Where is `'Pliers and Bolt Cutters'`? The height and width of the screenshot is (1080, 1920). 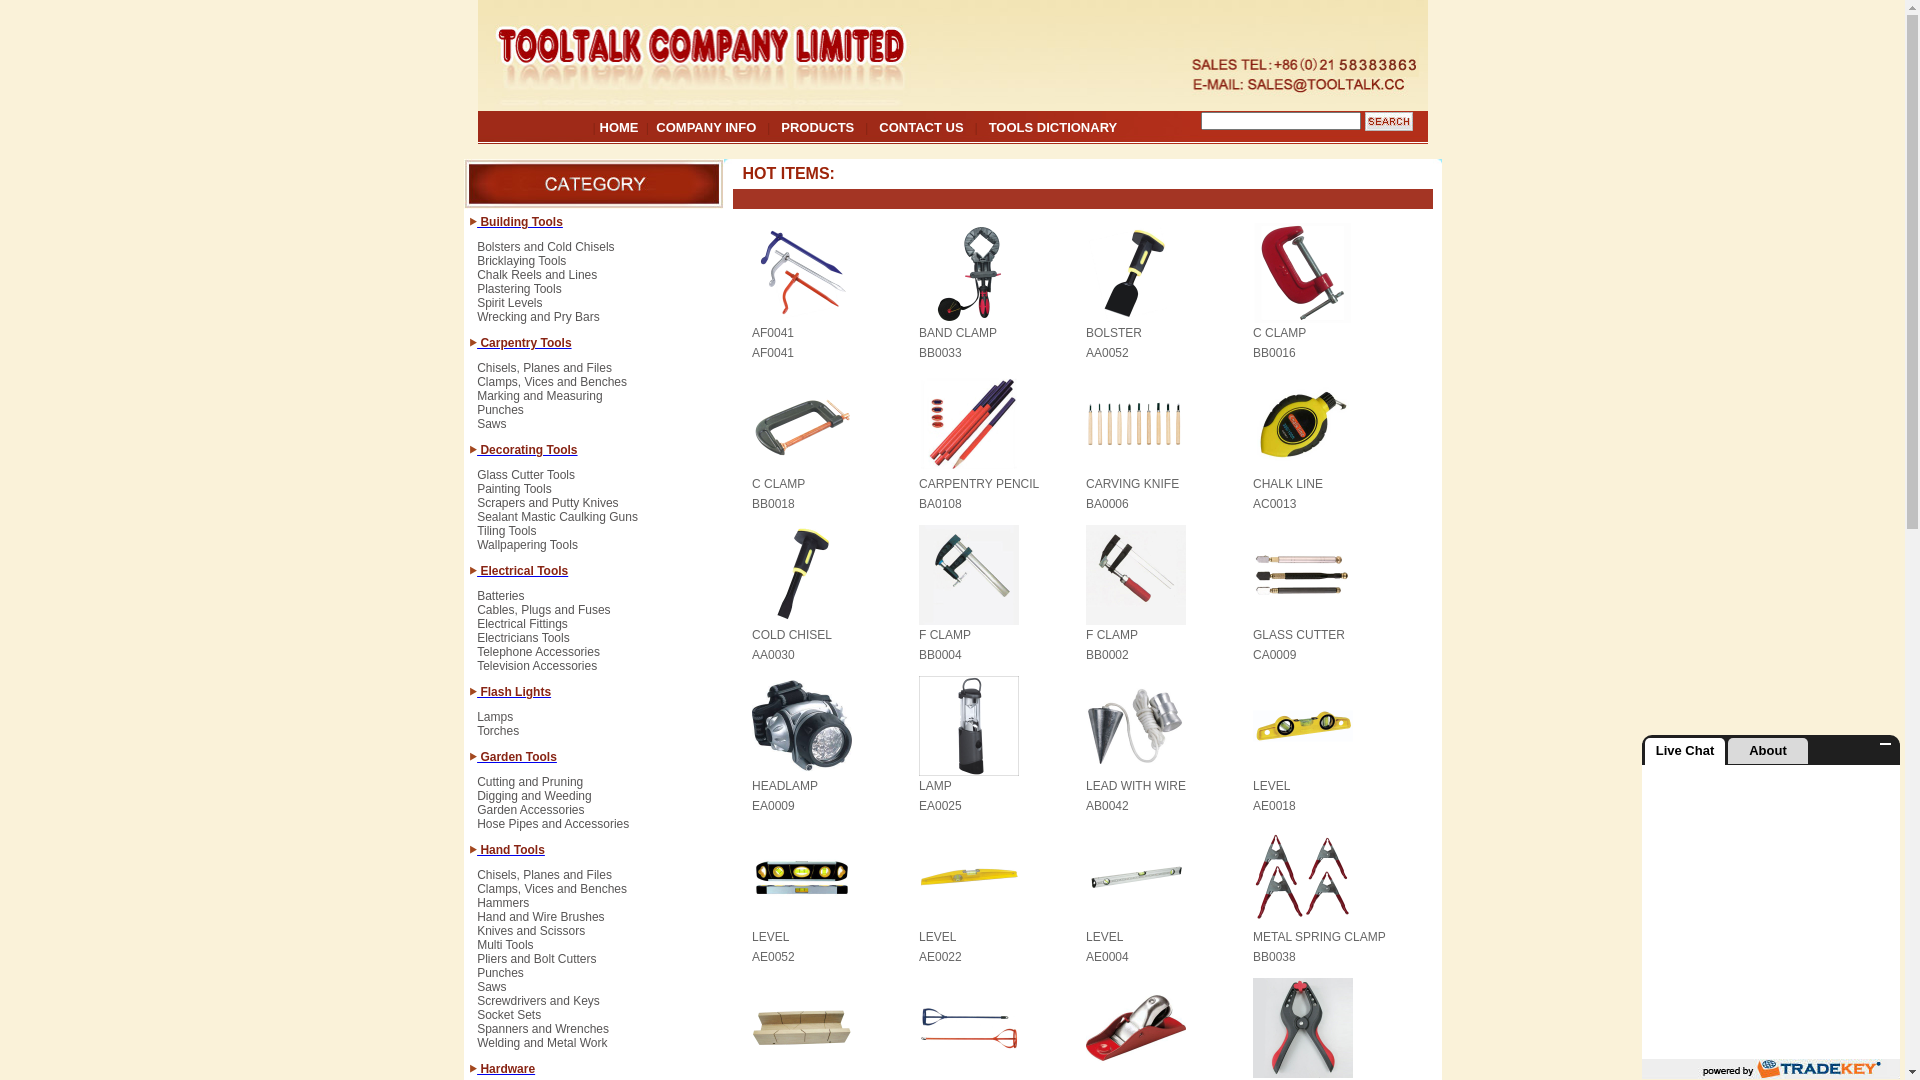
'Pliers and Bolt Cutters' is located at coordinates (536, 964).